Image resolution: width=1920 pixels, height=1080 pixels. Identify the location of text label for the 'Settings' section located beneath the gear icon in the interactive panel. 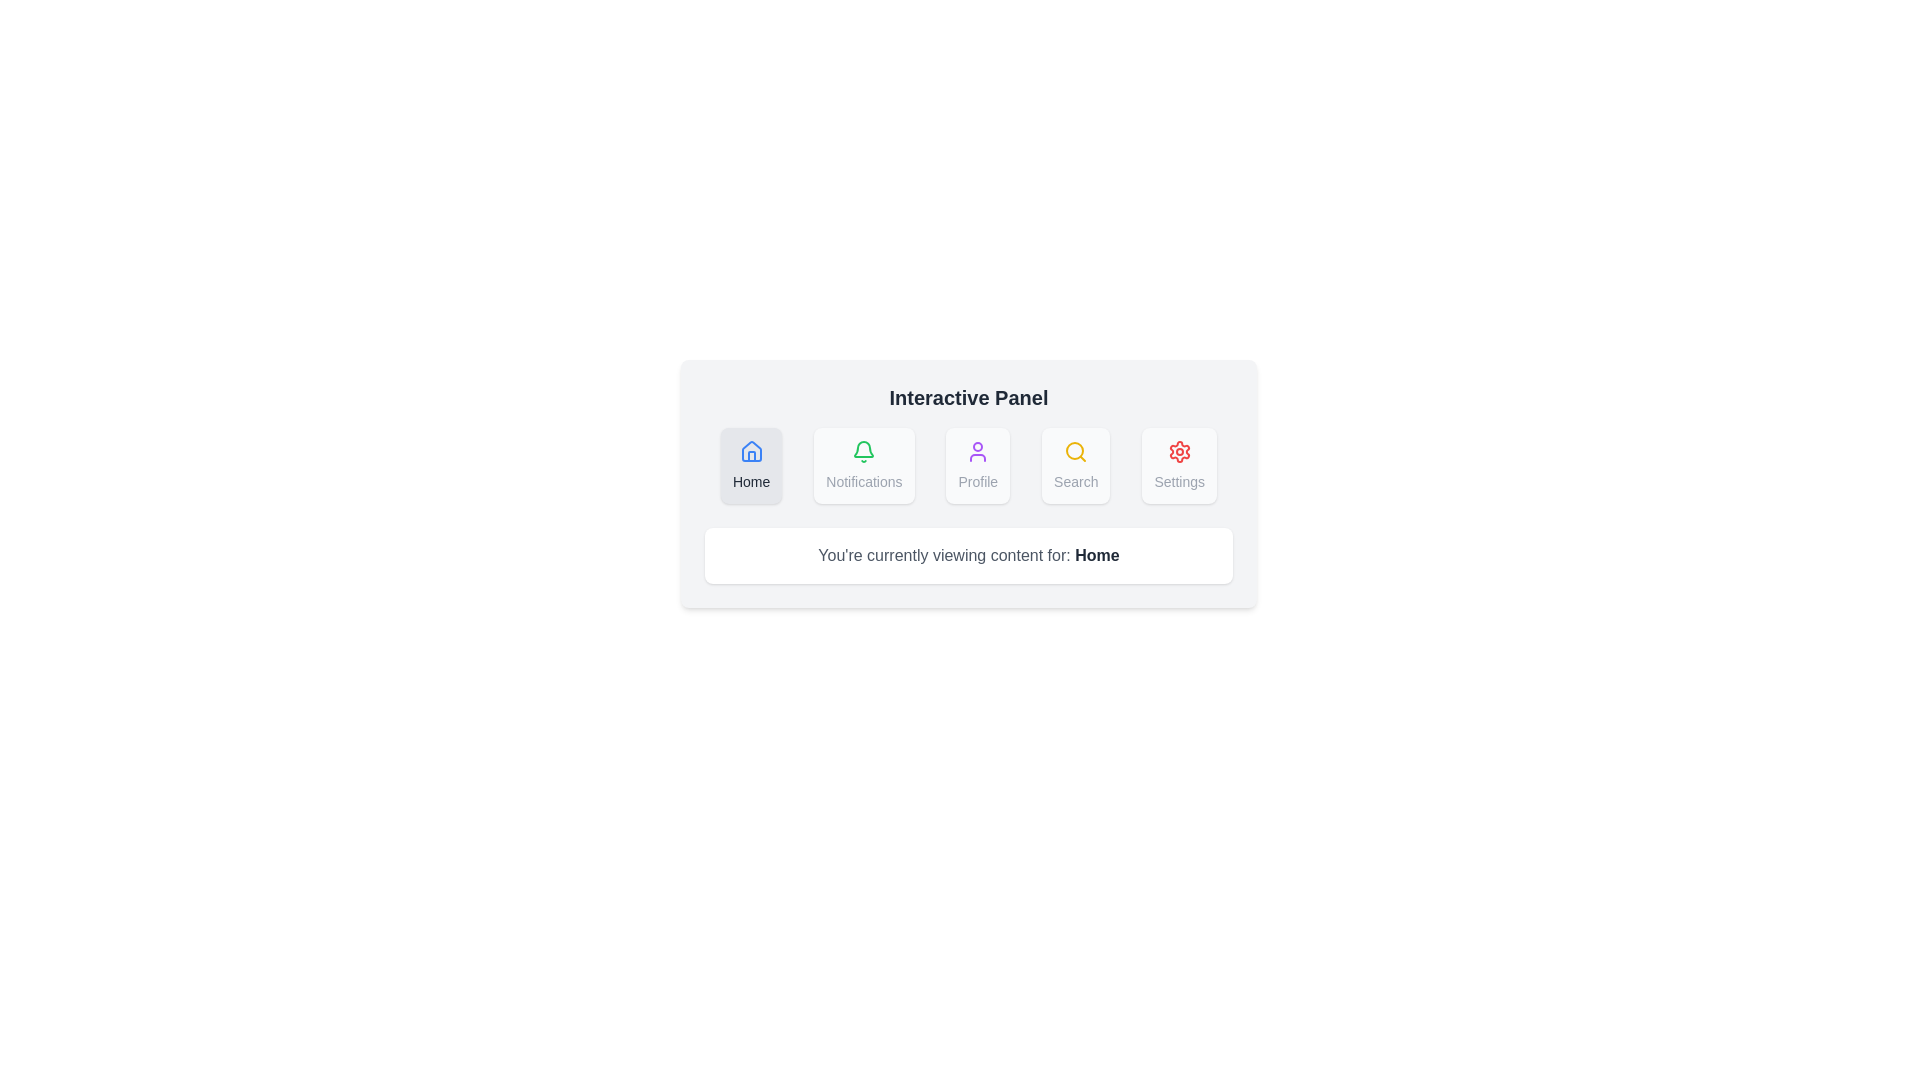
(1179, 482).